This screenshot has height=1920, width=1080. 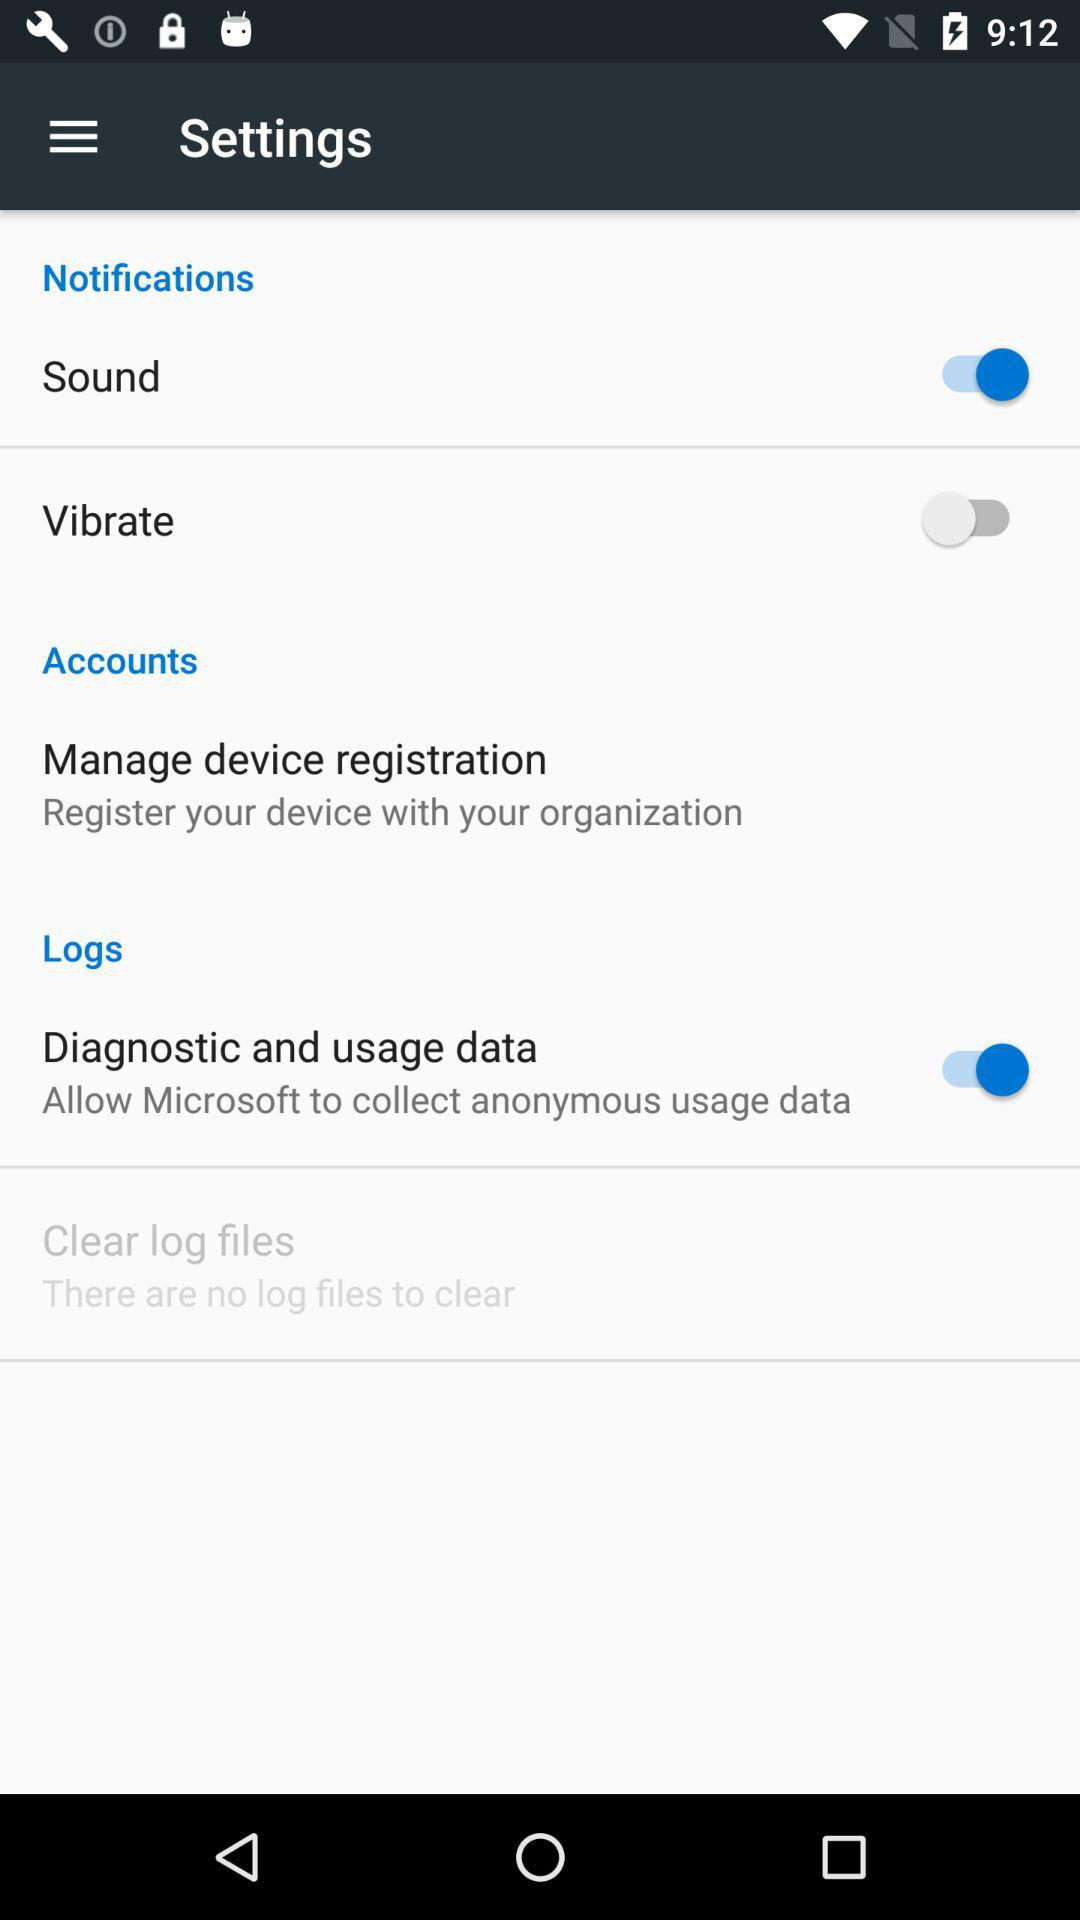 What do you see at coordinates (108, 518) in the screenshot?
I see `the icon above accounts` at bounding box center [108, 518].